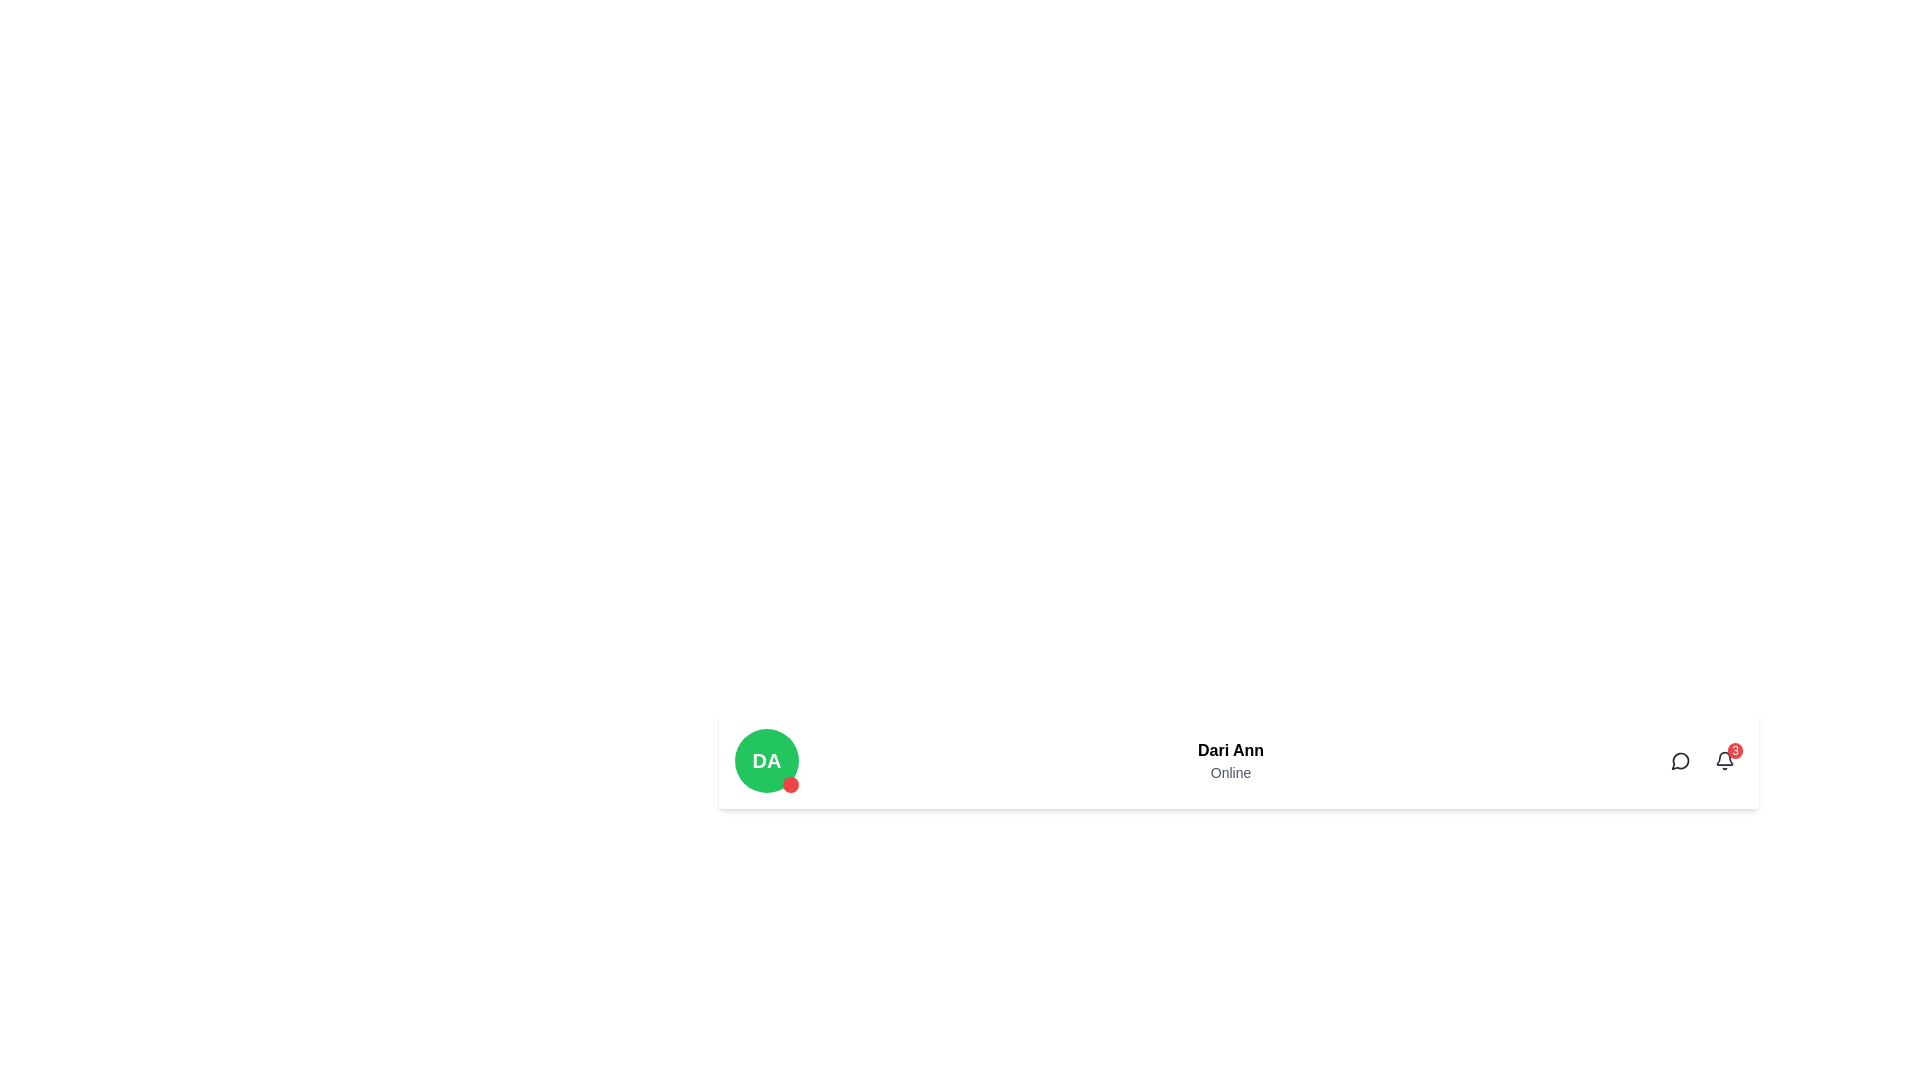 Image resolution: width=1920 pixels, height=1080 pixels. I want to click on the text label displaying 'DA' in bold white font, which is centered within a green circular background located in the bottom-left corner of the interface, so click(766, 760).